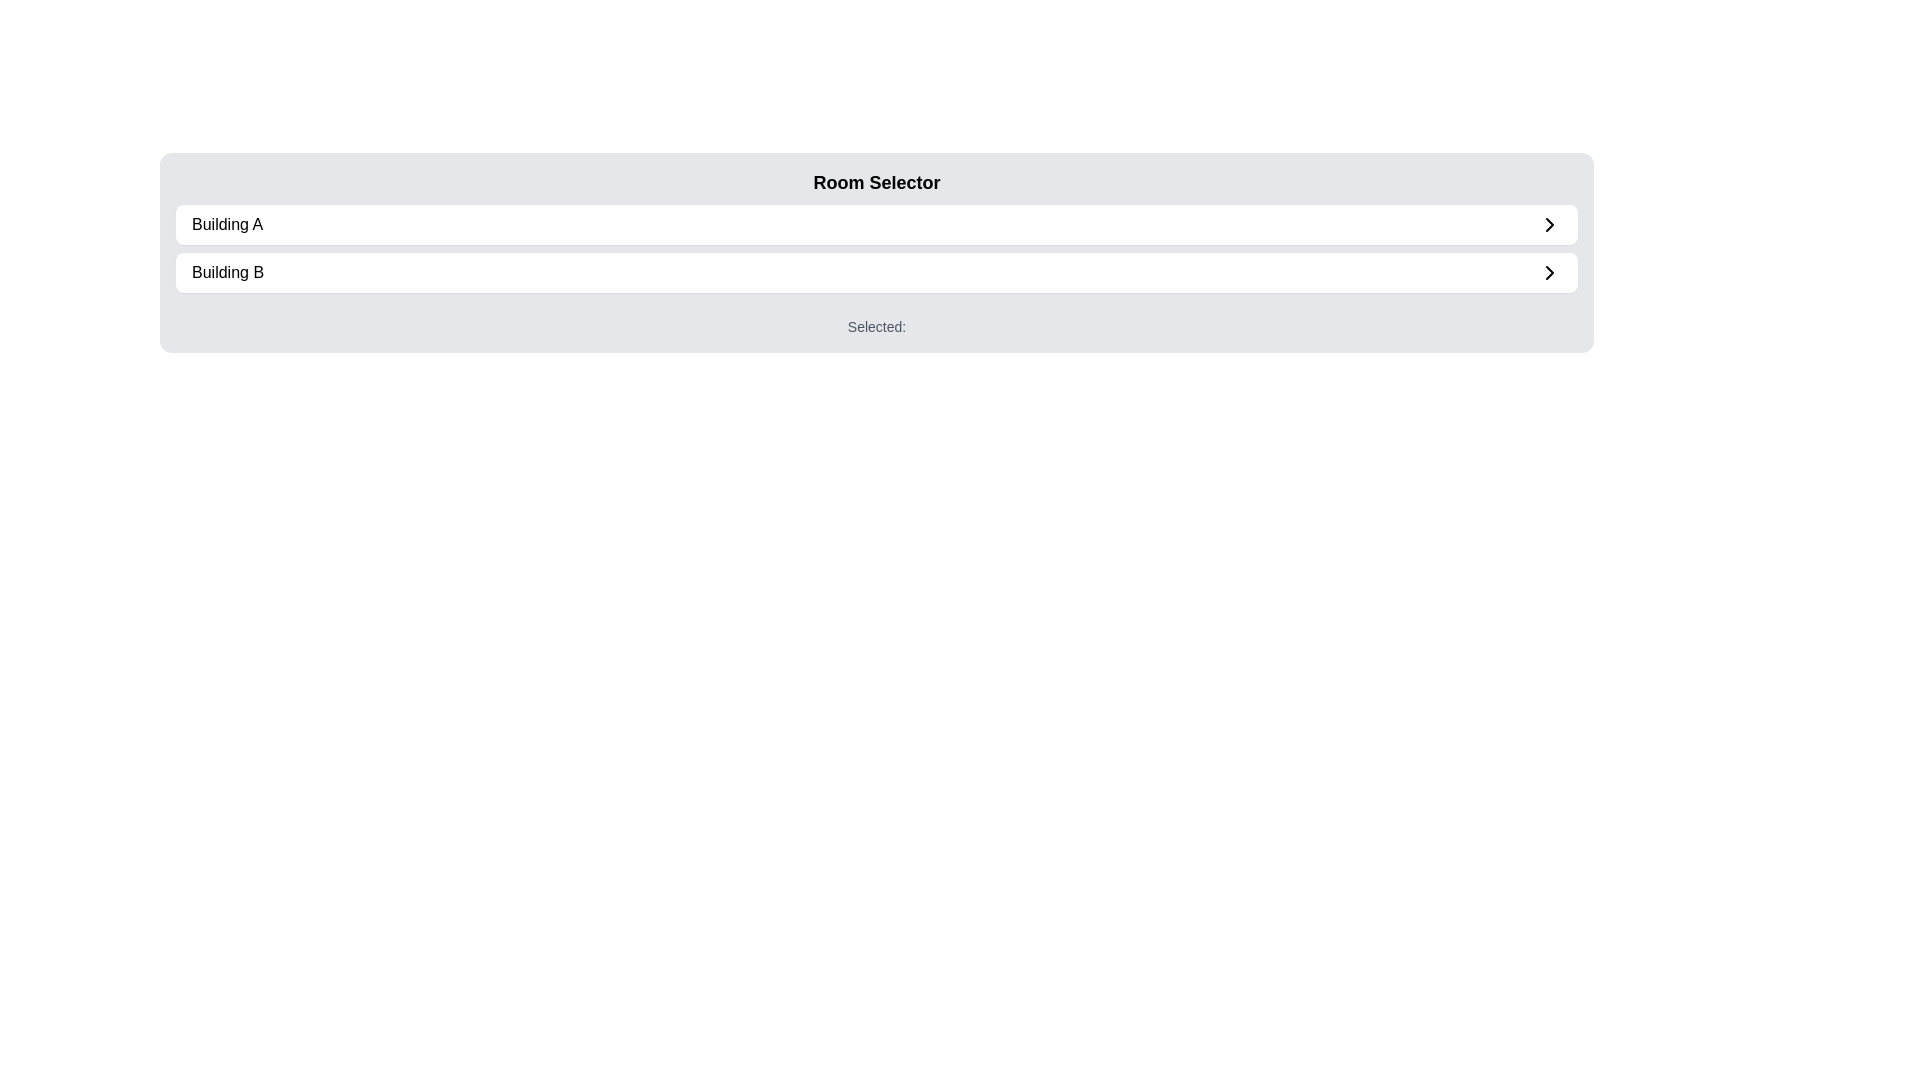 Image resolution: width=1920 pixels, height=1080 pixels. I want to click on the icon in the 'Room Selector' component, so click(877, 248).